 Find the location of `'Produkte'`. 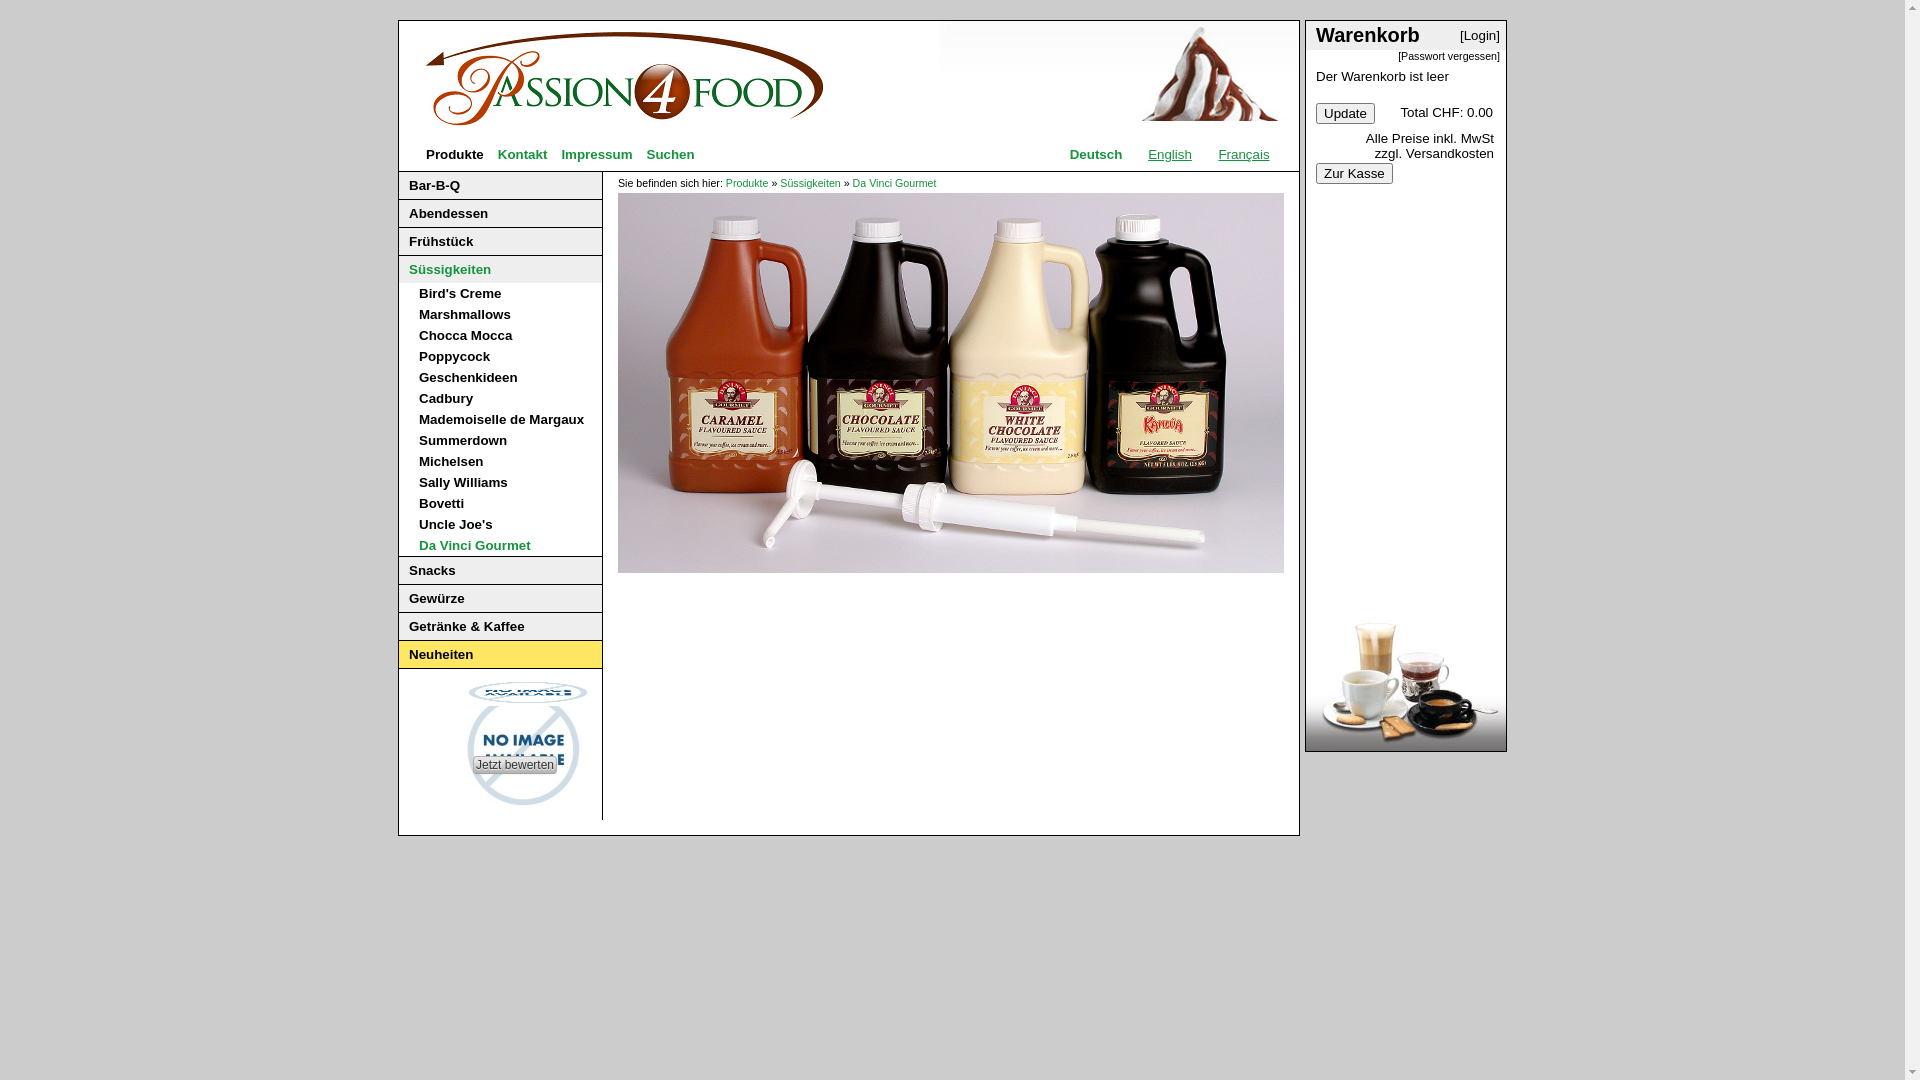

'Produkte' is located at coordinates (746, 182).